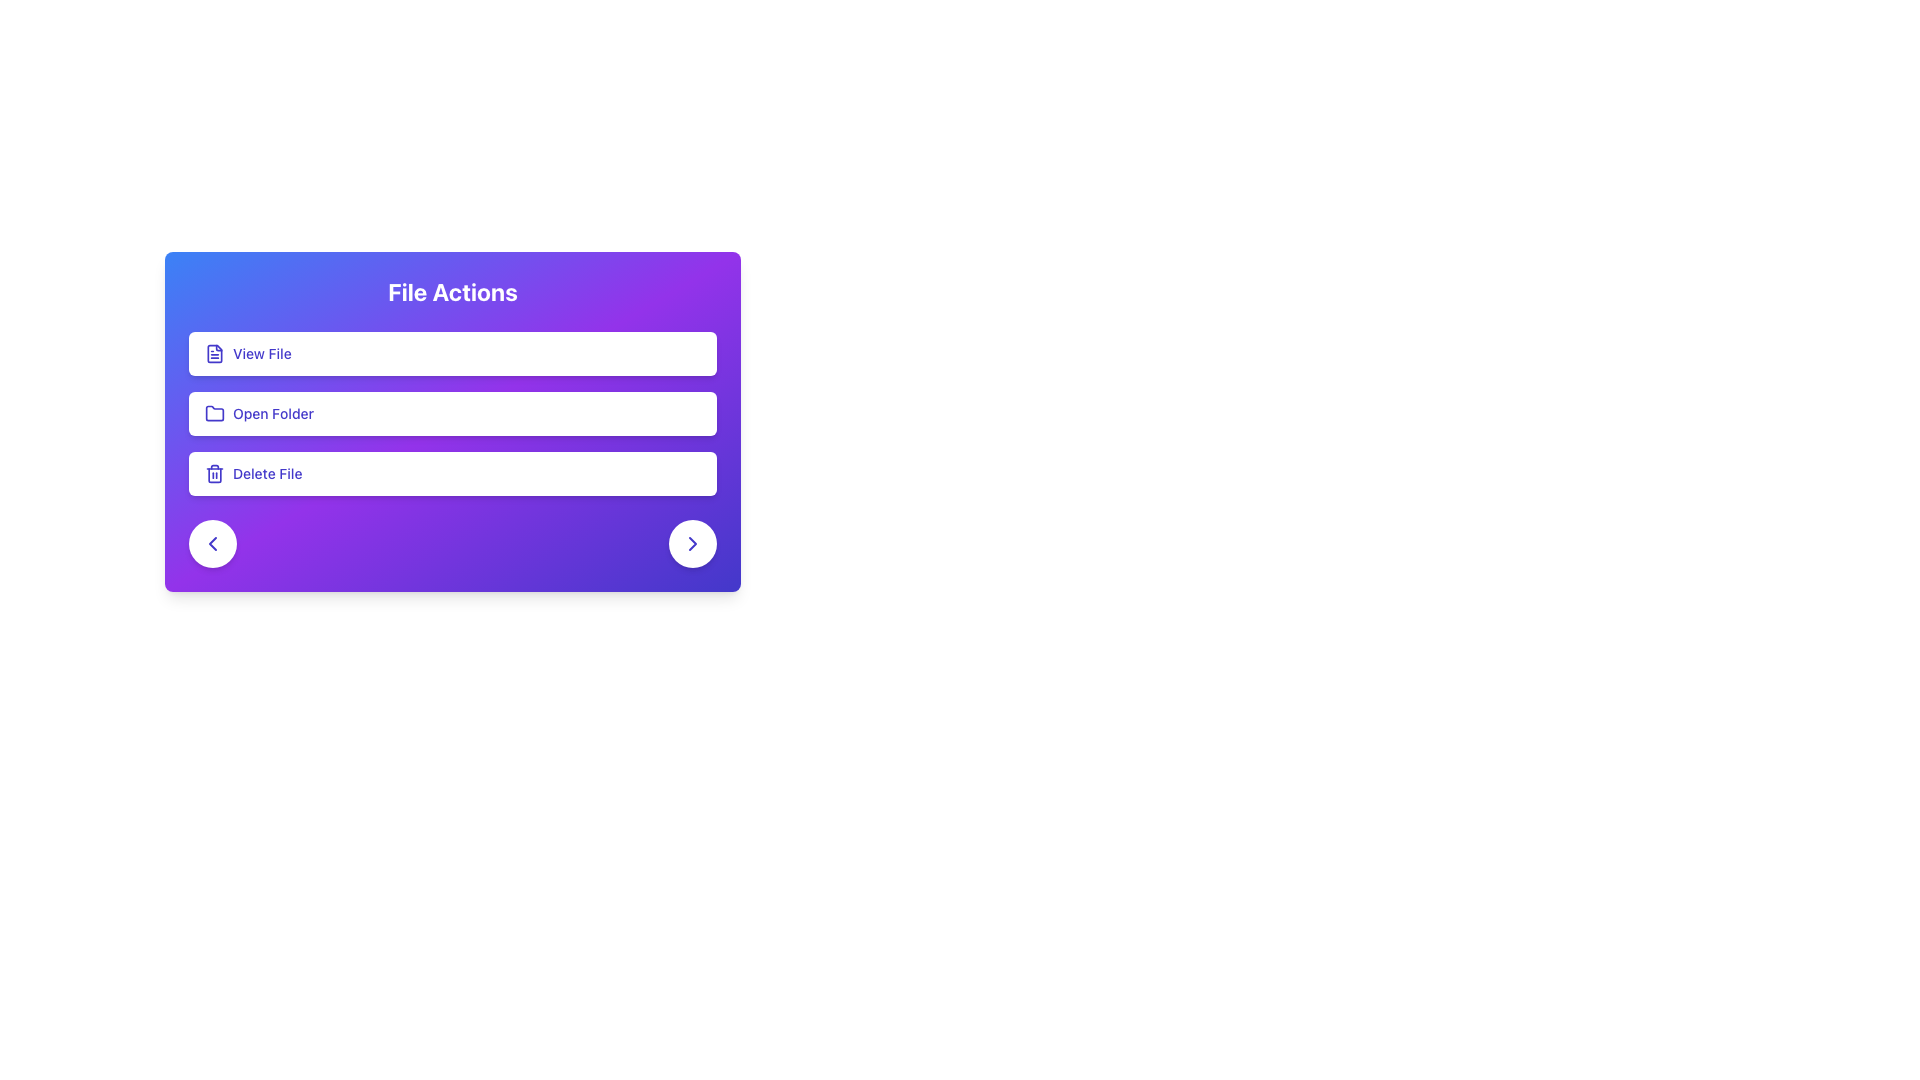  What do you see at coordinates (215, 474) in the screenshot?
I see `the delete icon located in the bottom row of the 'File Actions' window` at bounding box center [215, 474].